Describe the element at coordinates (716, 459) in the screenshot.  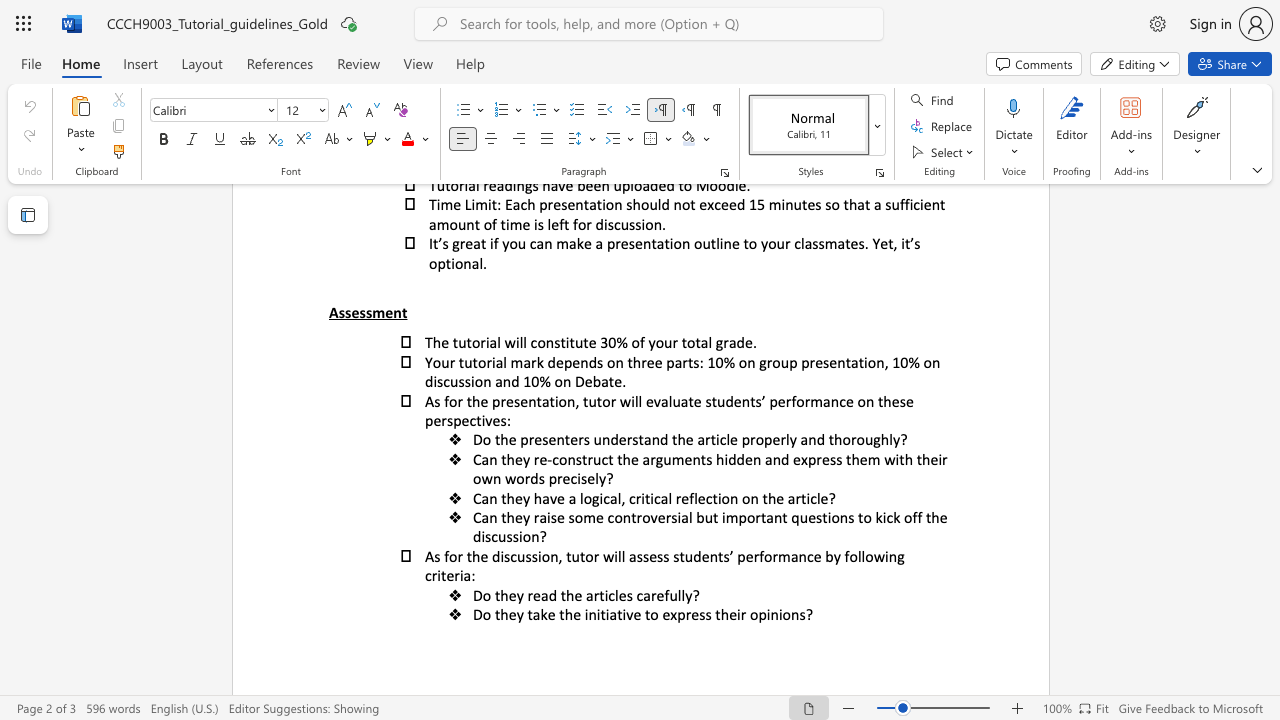
I see `the subset text "hidden and express them with their own words p" within the text "Can they re-construct the arguments hidden and express them with their own words precisely?"` at that location.